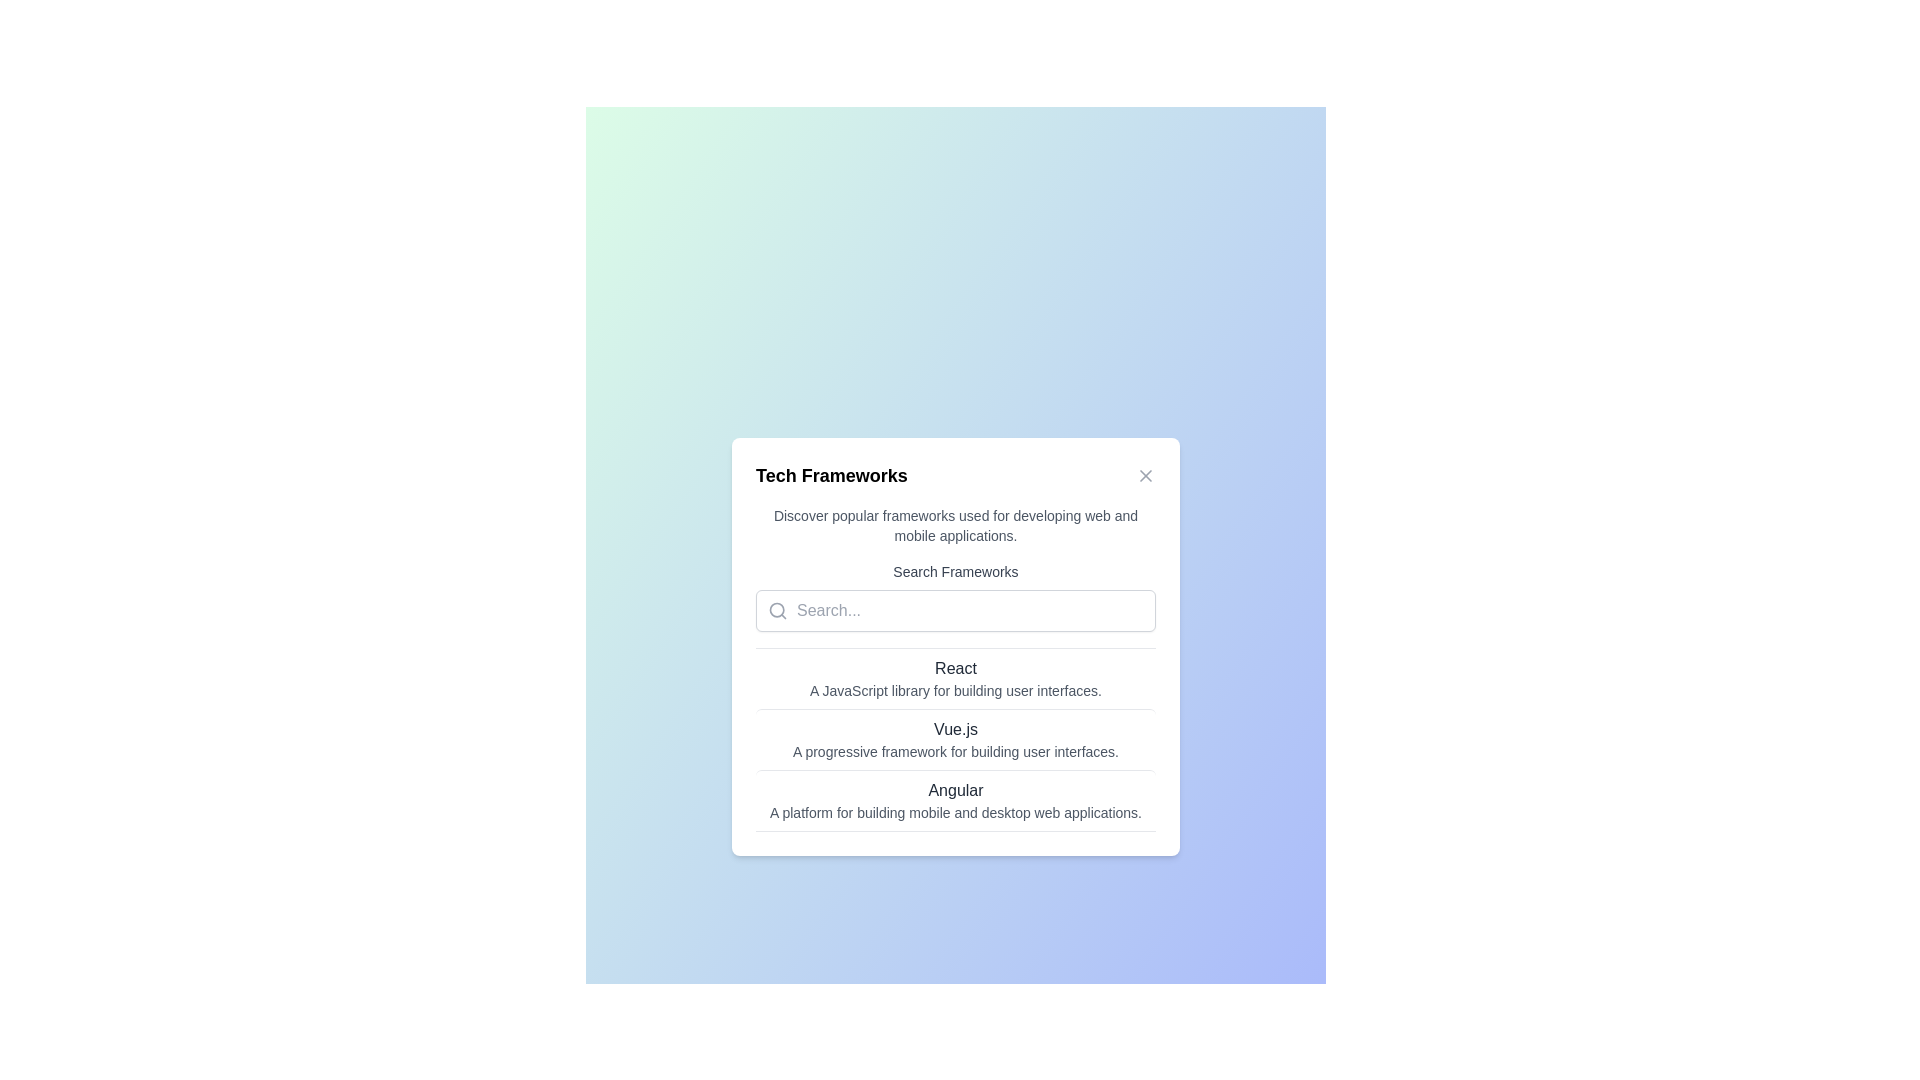 This screenshot has height=1080, width=1920. Describe the element at coordinates (954, 729) in the screenshot. I see `the text label reading 'Vue.js', which is prominently styled in dark gray on a white background within a modal interface` at that location.